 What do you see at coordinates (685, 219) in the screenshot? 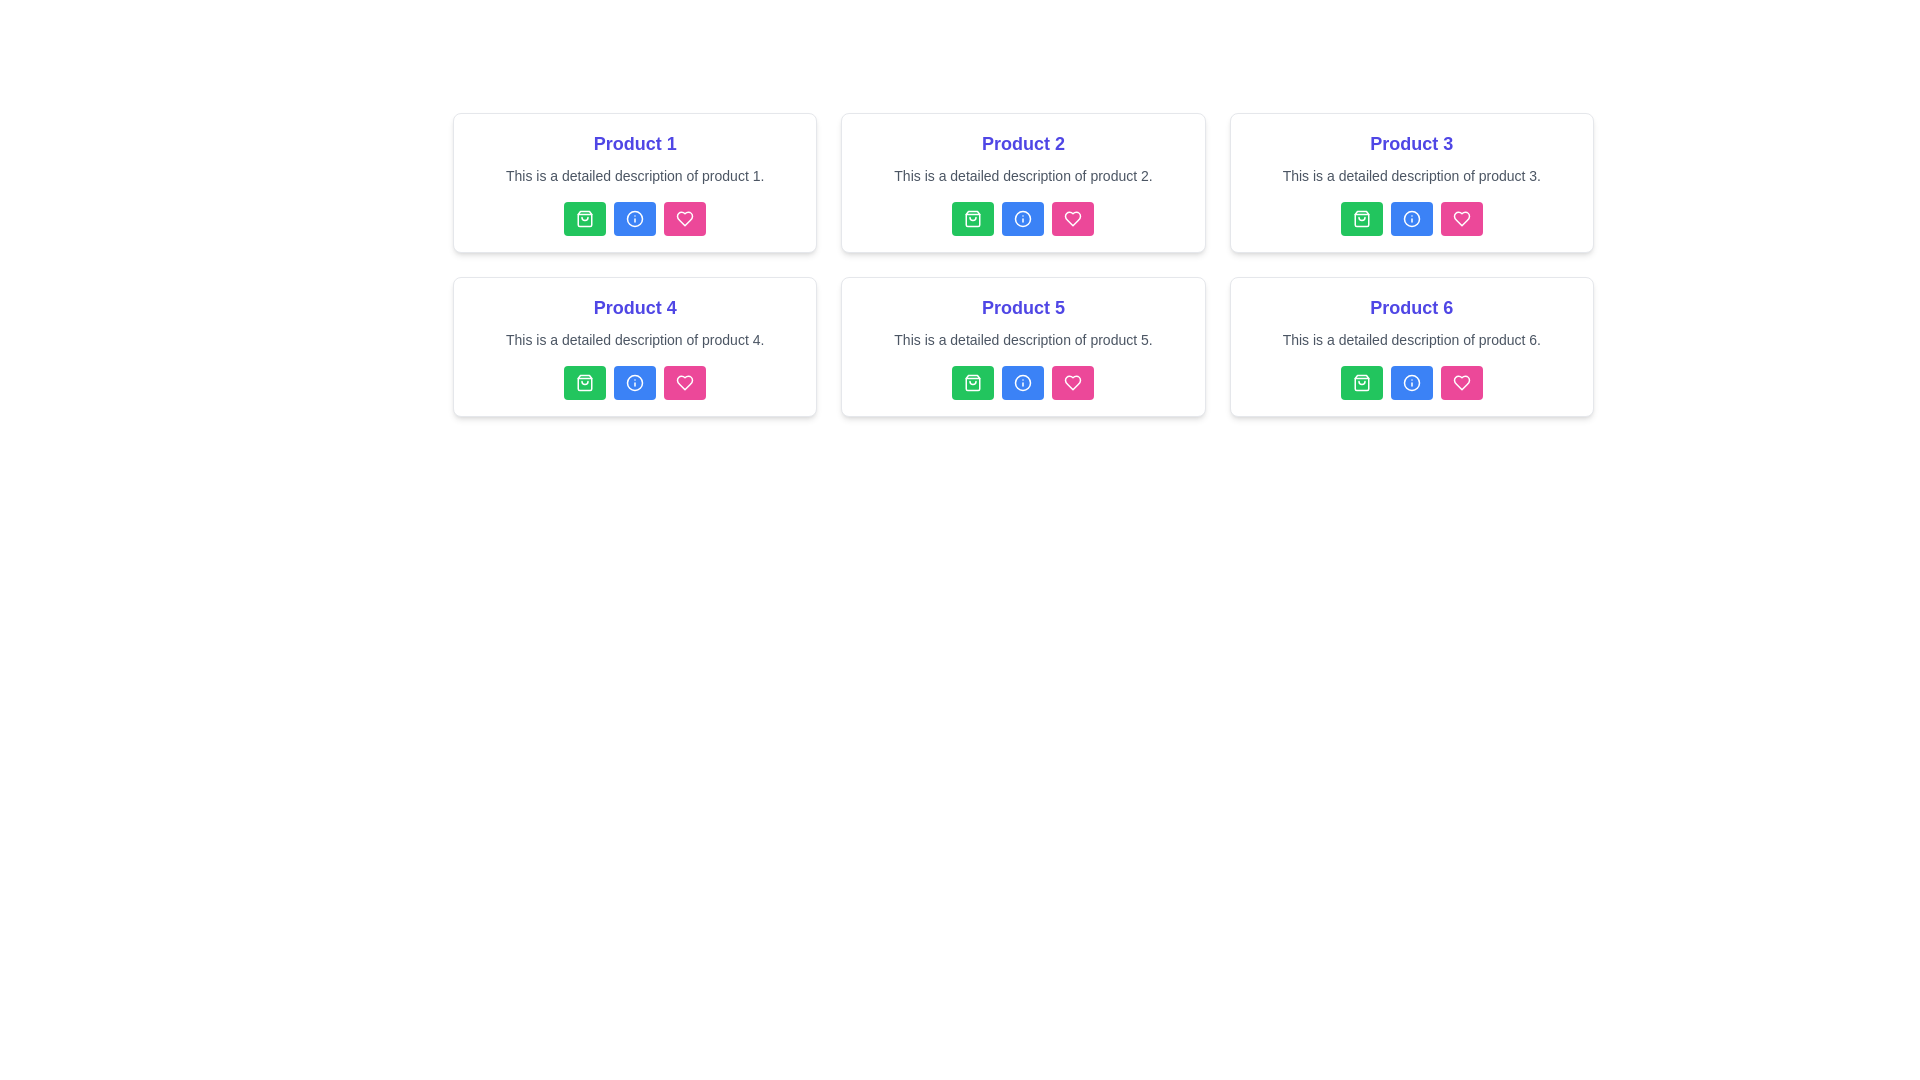
I see `the pink button with a heart icon located at the rightmost position of the button group at the bottom of the 'Product 1' card` at bounding box center [685, 219].